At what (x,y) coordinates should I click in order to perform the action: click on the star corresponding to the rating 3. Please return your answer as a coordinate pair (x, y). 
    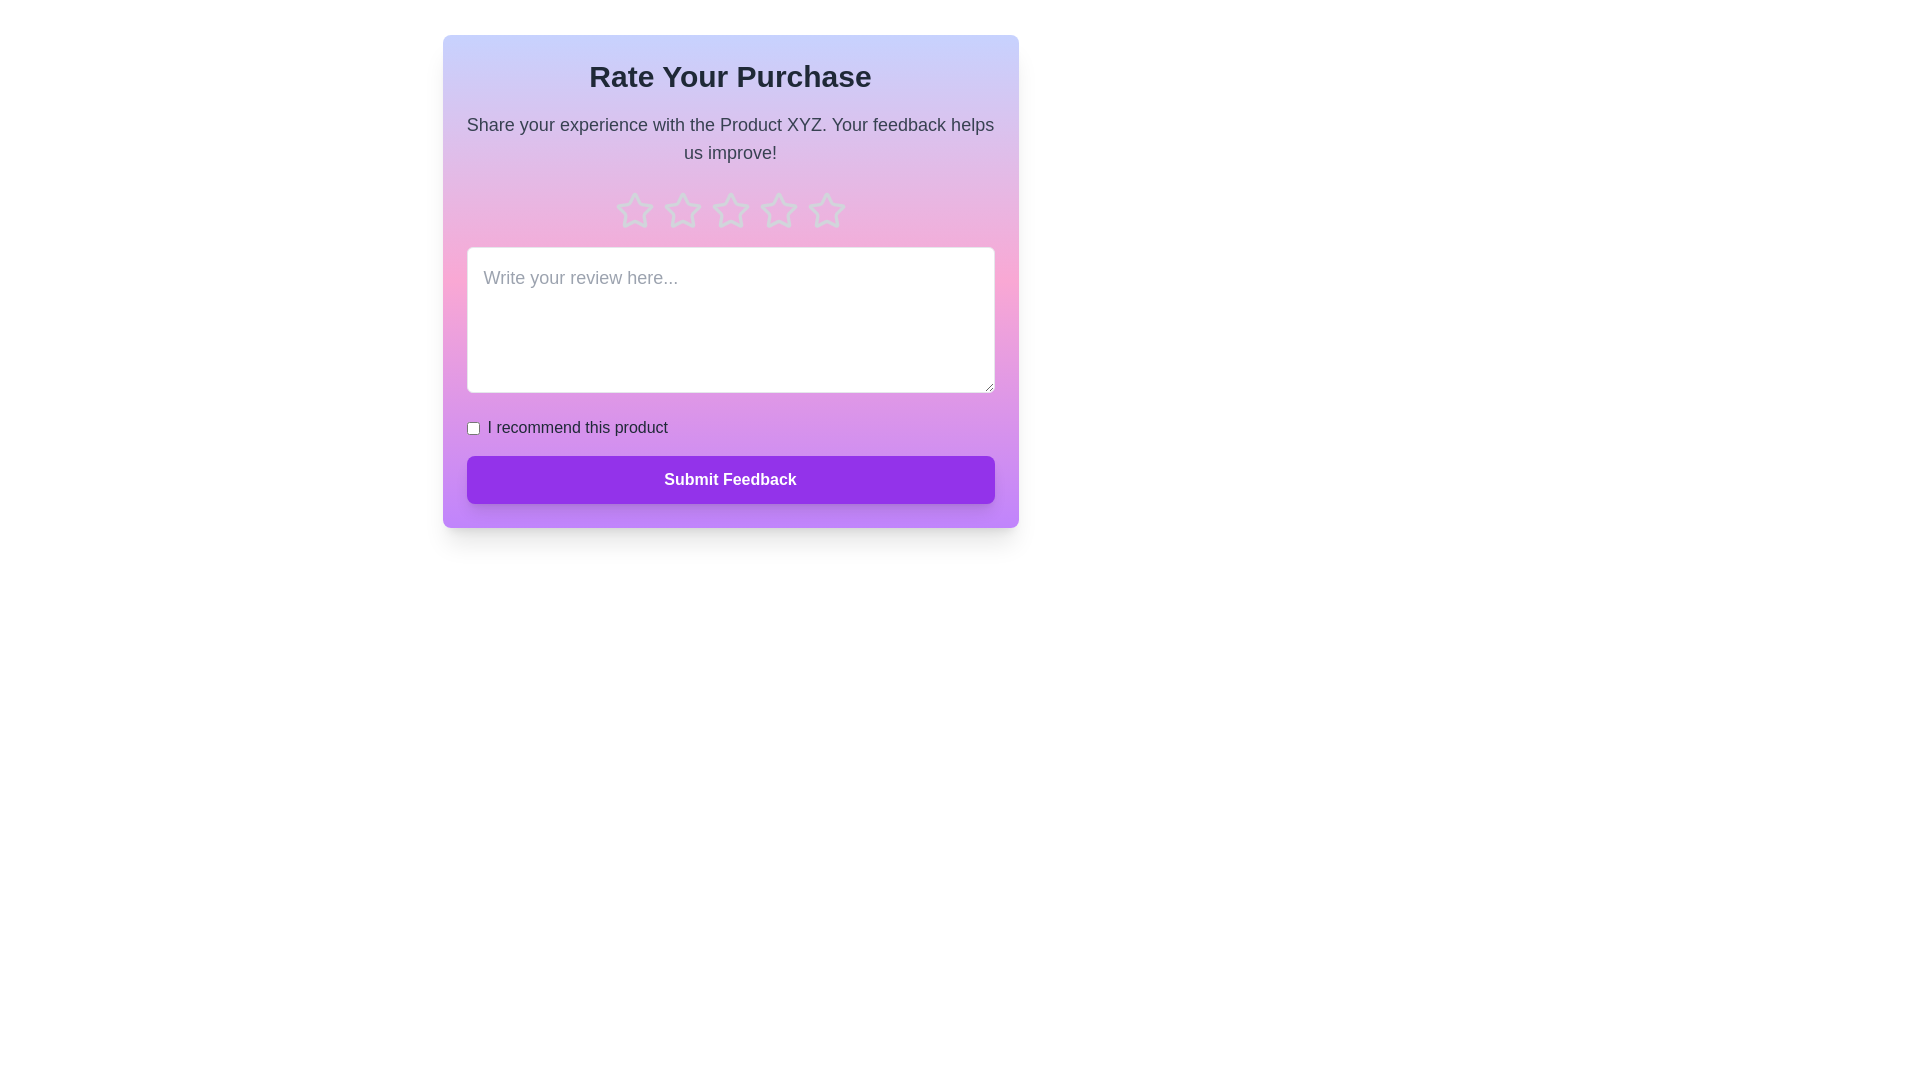
    Looking at the image, I should click on (729, 211).